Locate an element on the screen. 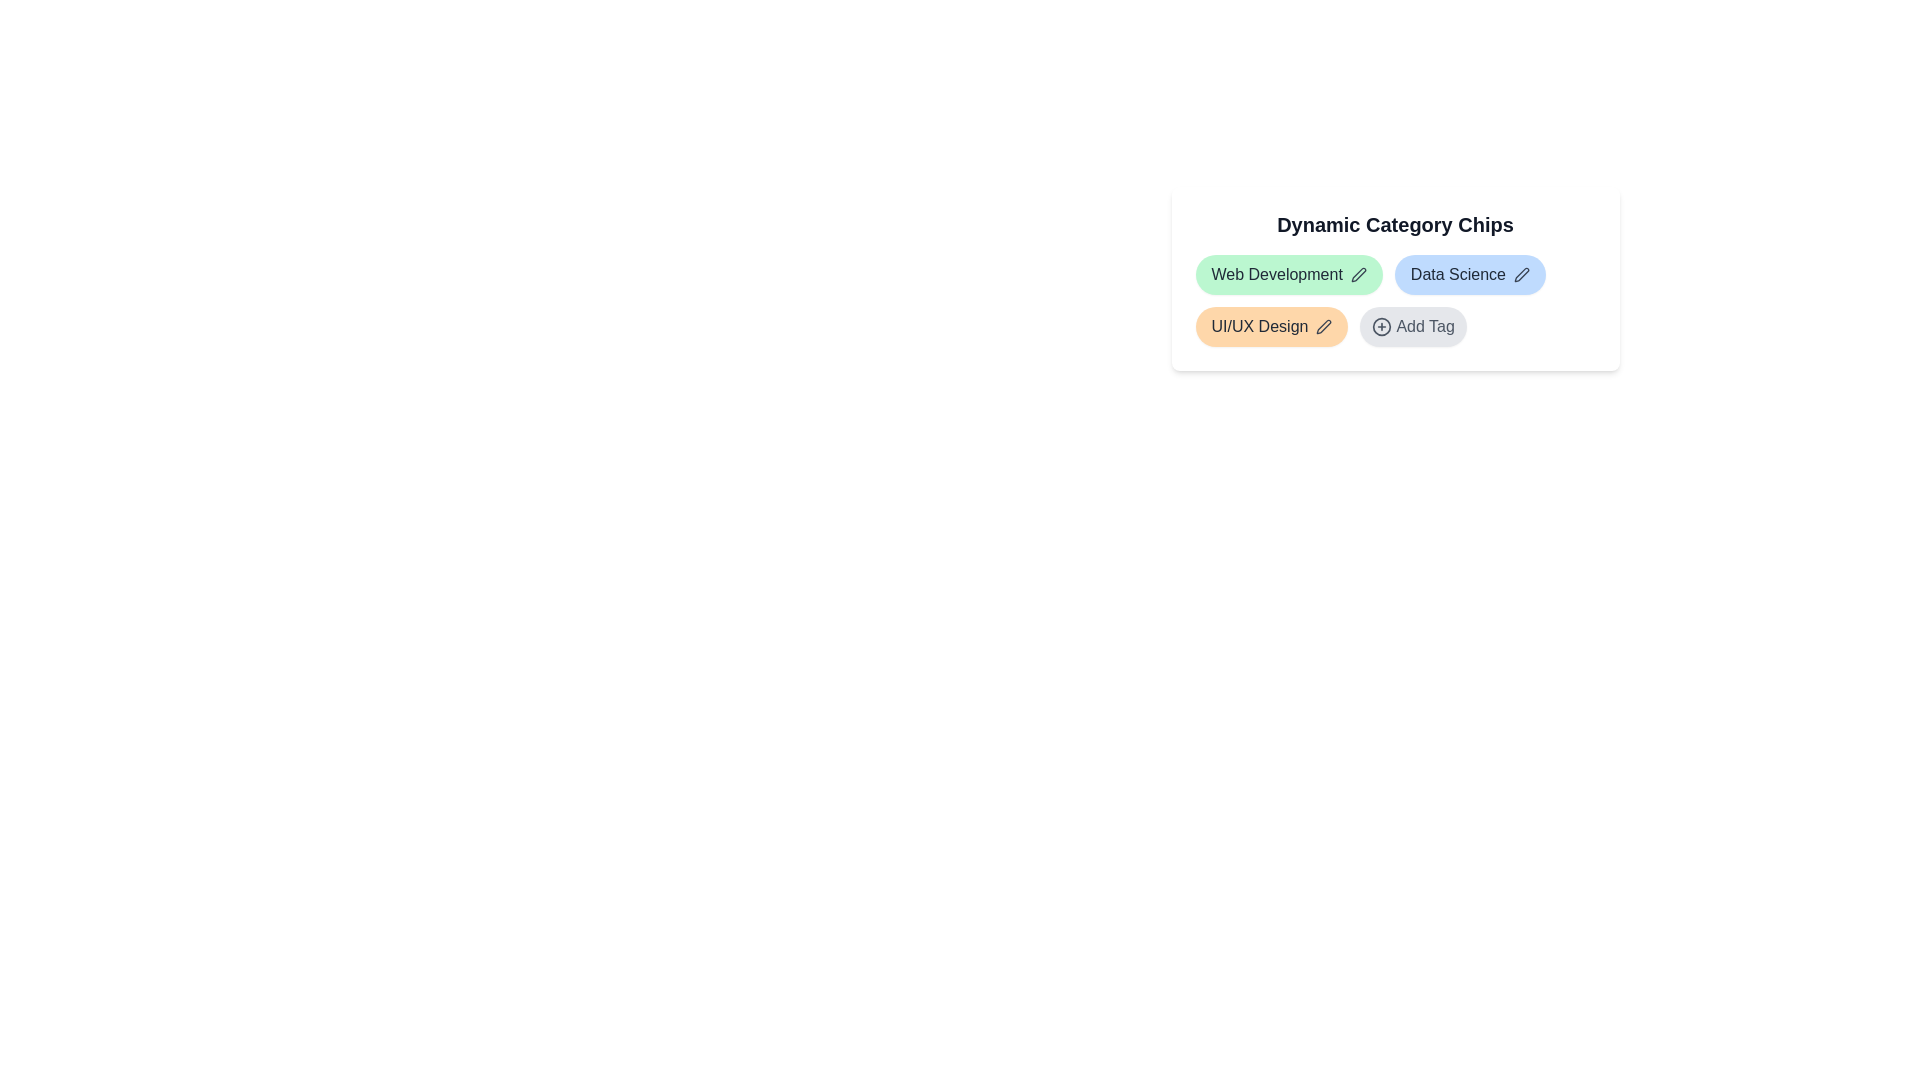 The width and height of the screenshot is (1920, 1080). the tag chip labeled Web Development to select or interact with it is located at coordinates (1289, 274).